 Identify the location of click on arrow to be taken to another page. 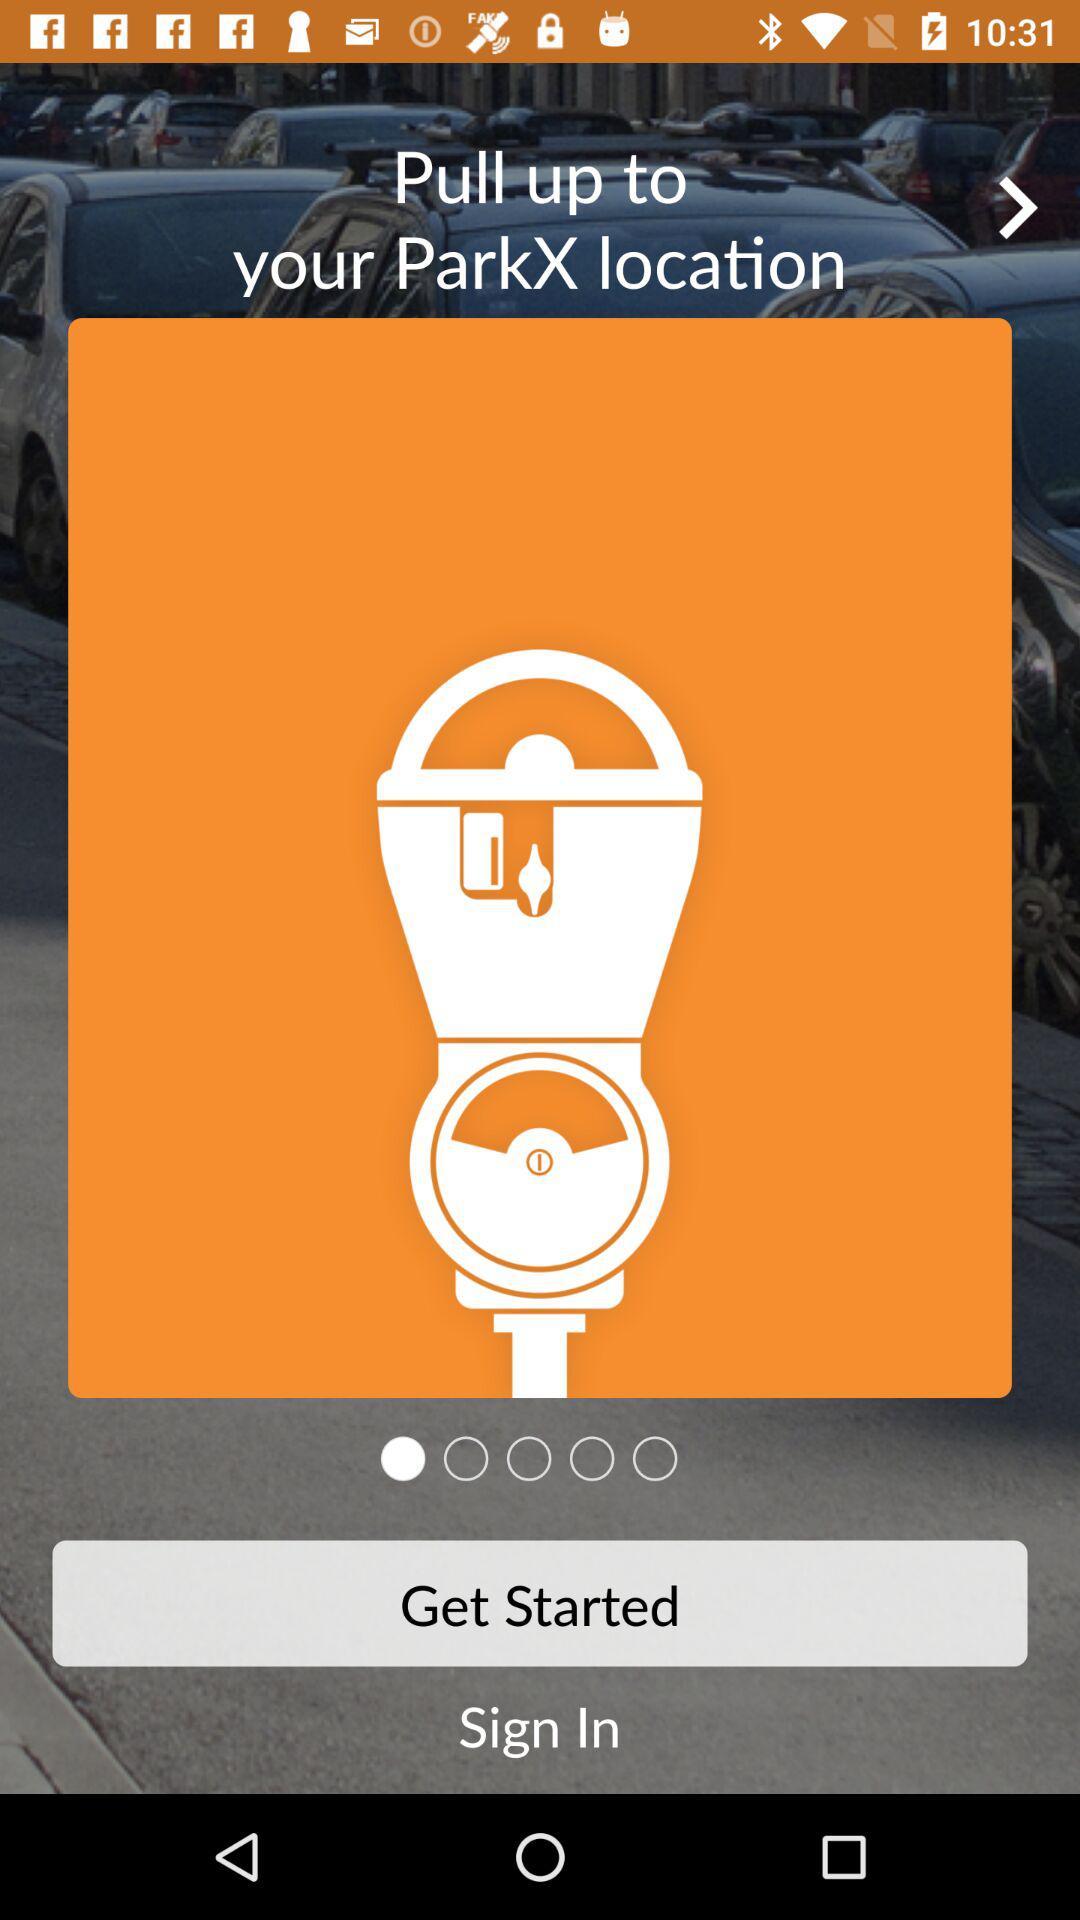
(1017, 207).